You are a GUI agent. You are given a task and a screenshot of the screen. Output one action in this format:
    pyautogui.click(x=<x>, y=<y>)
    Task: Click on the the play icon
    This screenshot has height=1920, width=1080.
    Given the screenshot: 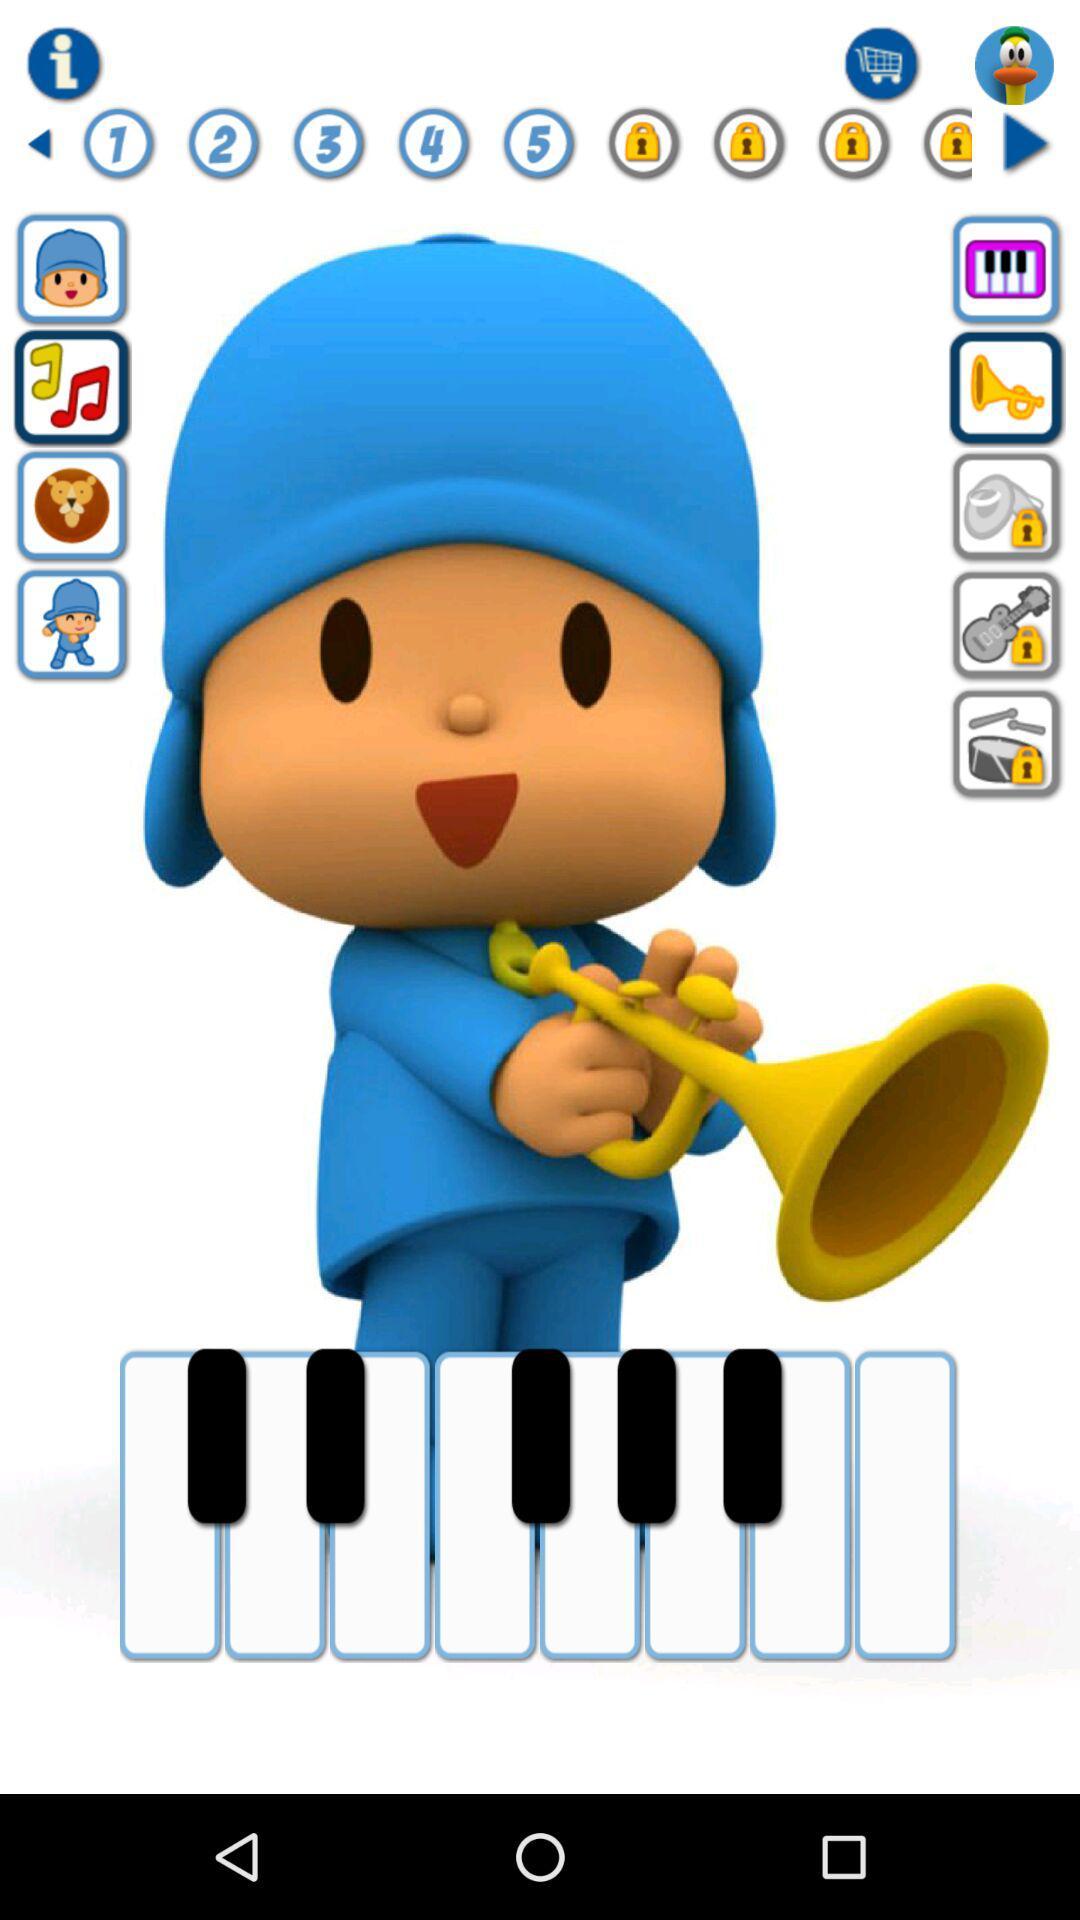 What is the action you would take?
    pyautogui.click(x=1026, y=153)
    